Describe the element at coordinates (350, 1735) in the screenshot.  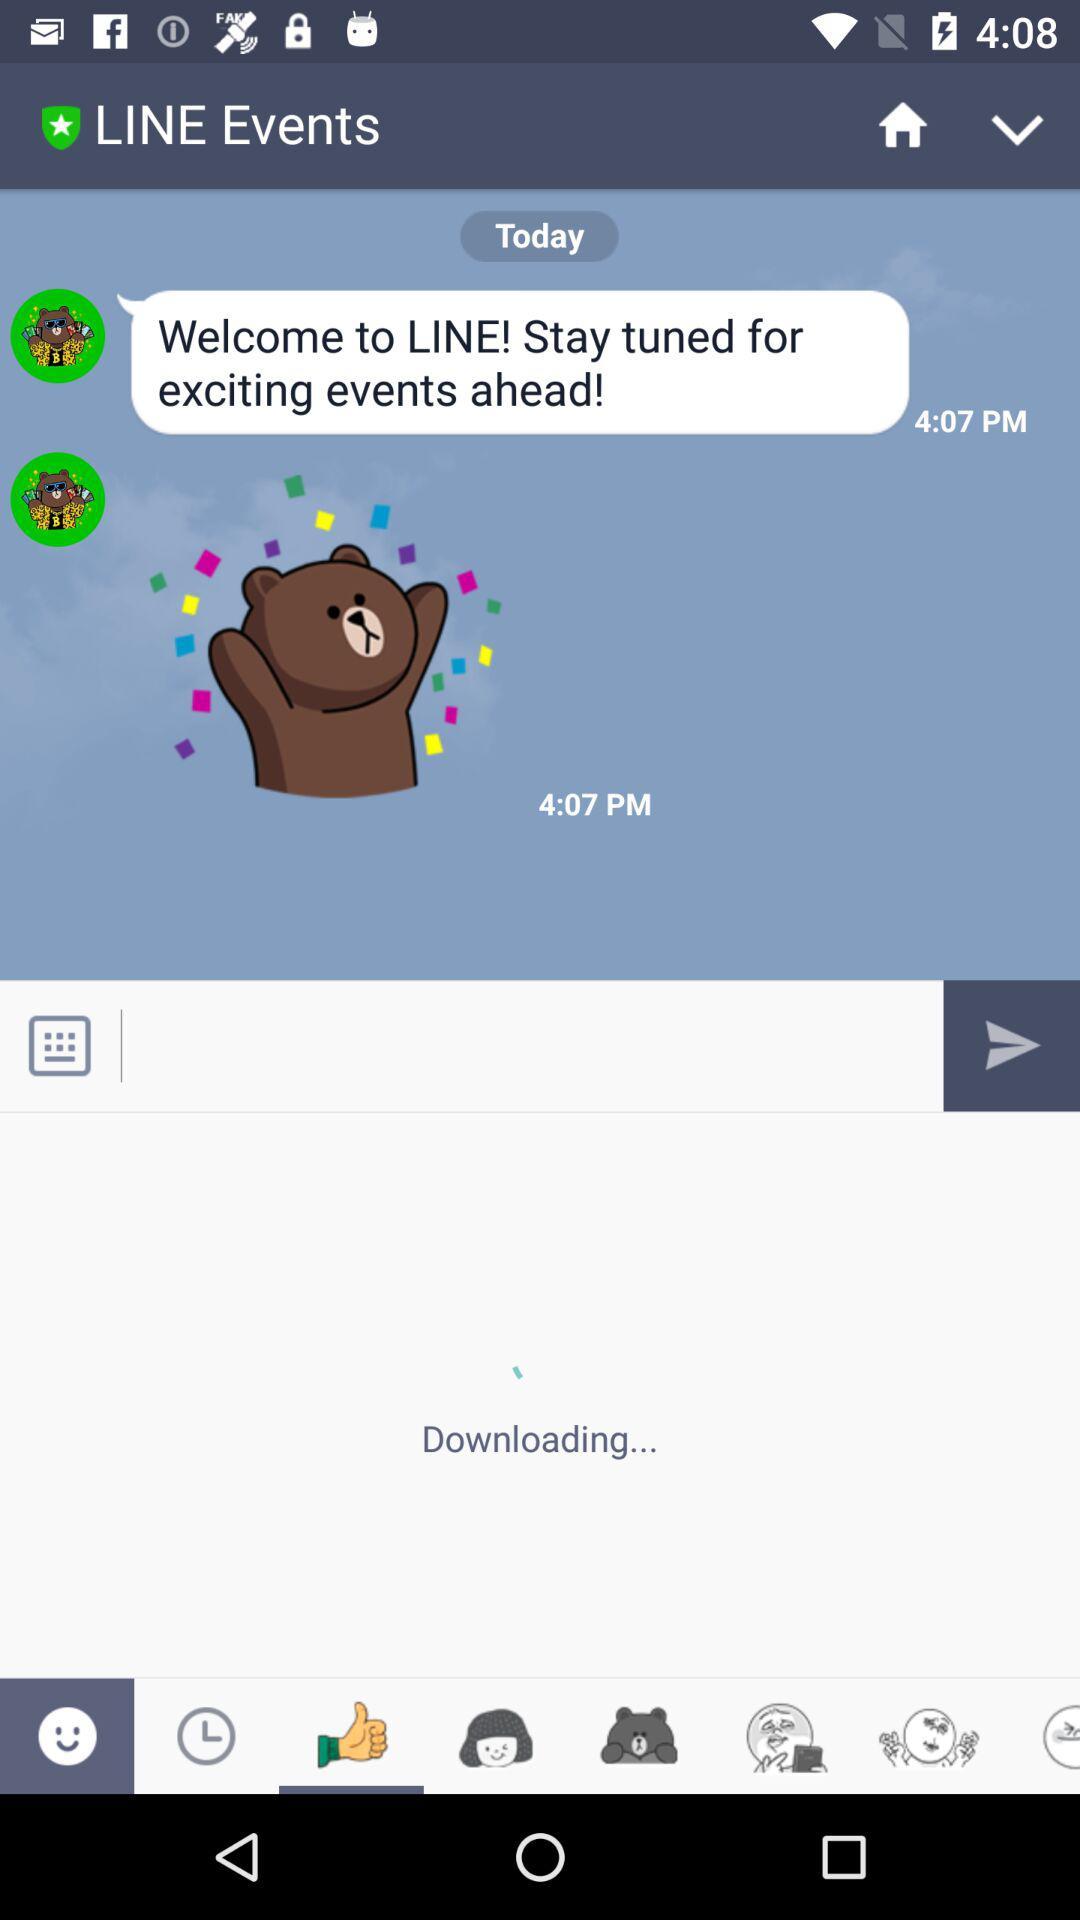
I see `the thumbs_up icon` at that location.